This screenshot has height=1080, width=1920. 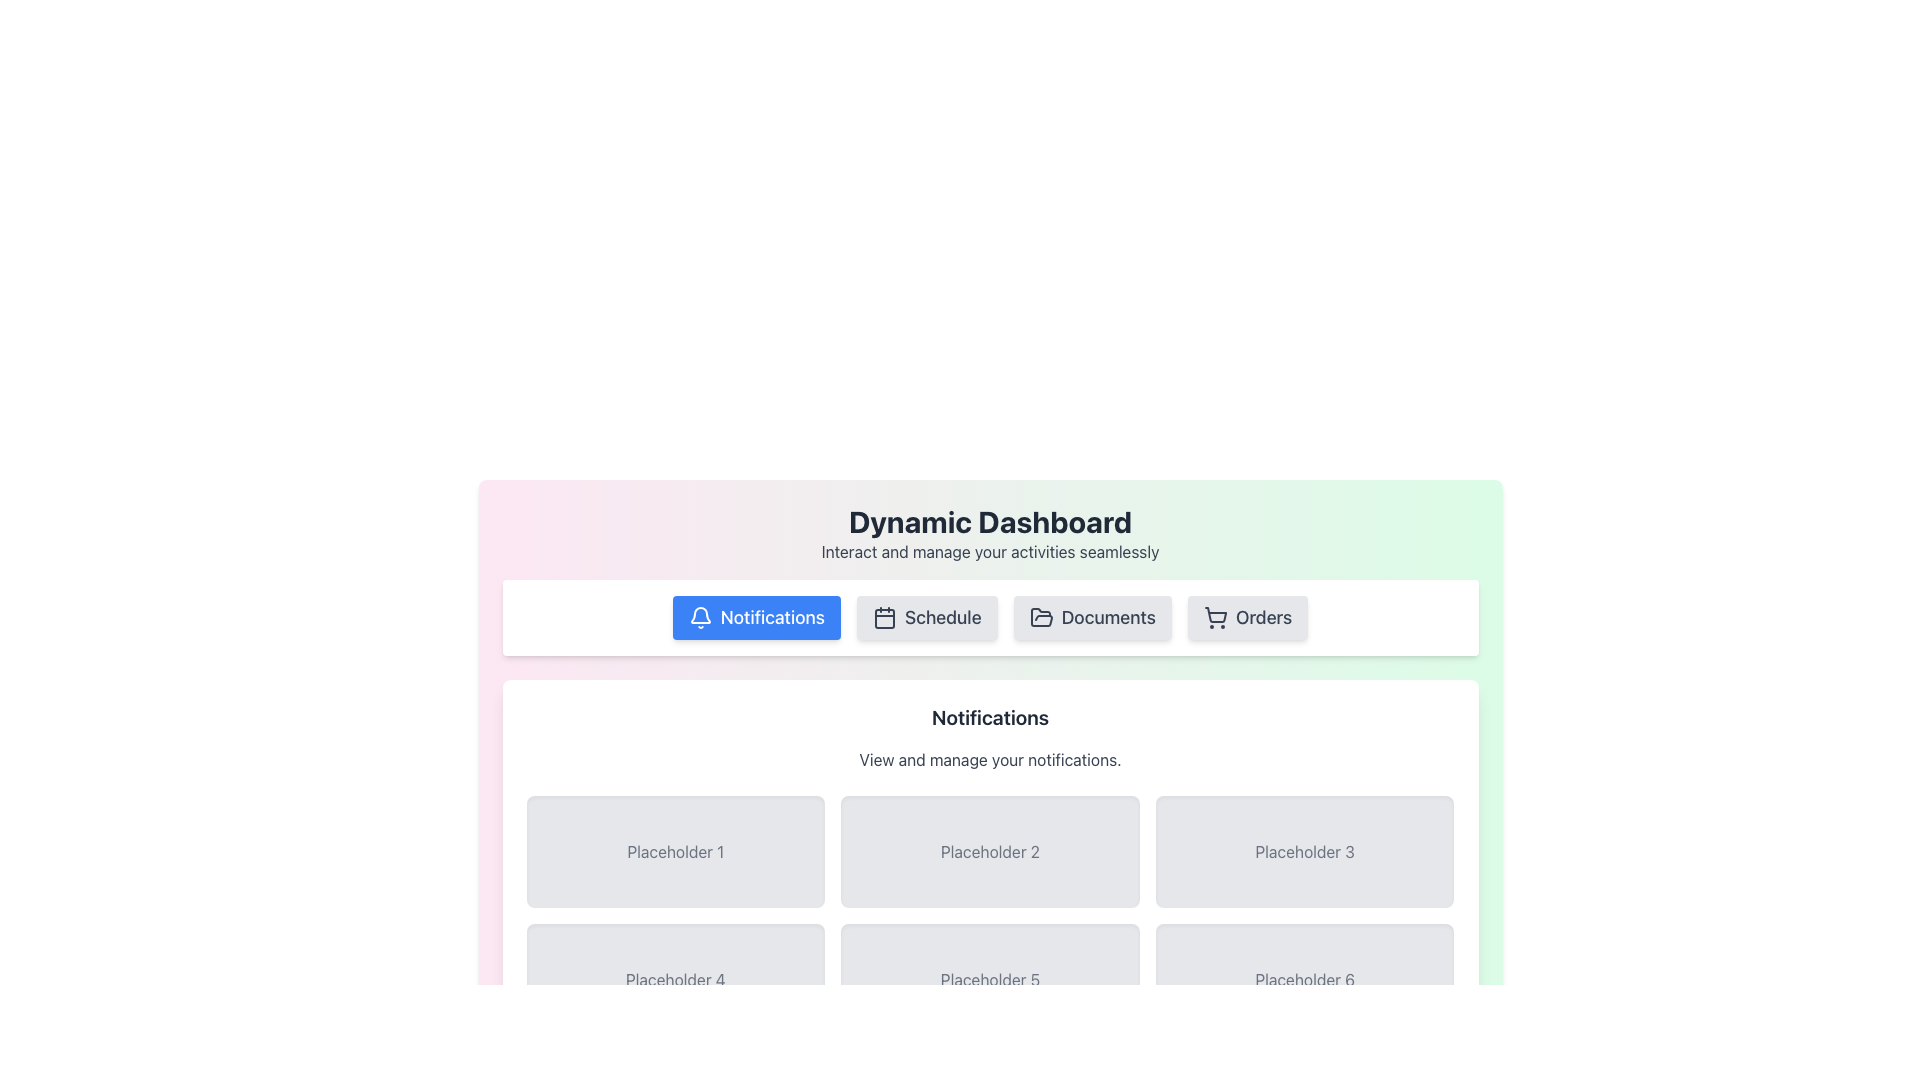 What do you see at coordinates (990, 978) in the screenshot?
I see `the text label 'Placeholder 5' located in the second row of the grid layout under the Notifications section` at bounding box center [990, 978].